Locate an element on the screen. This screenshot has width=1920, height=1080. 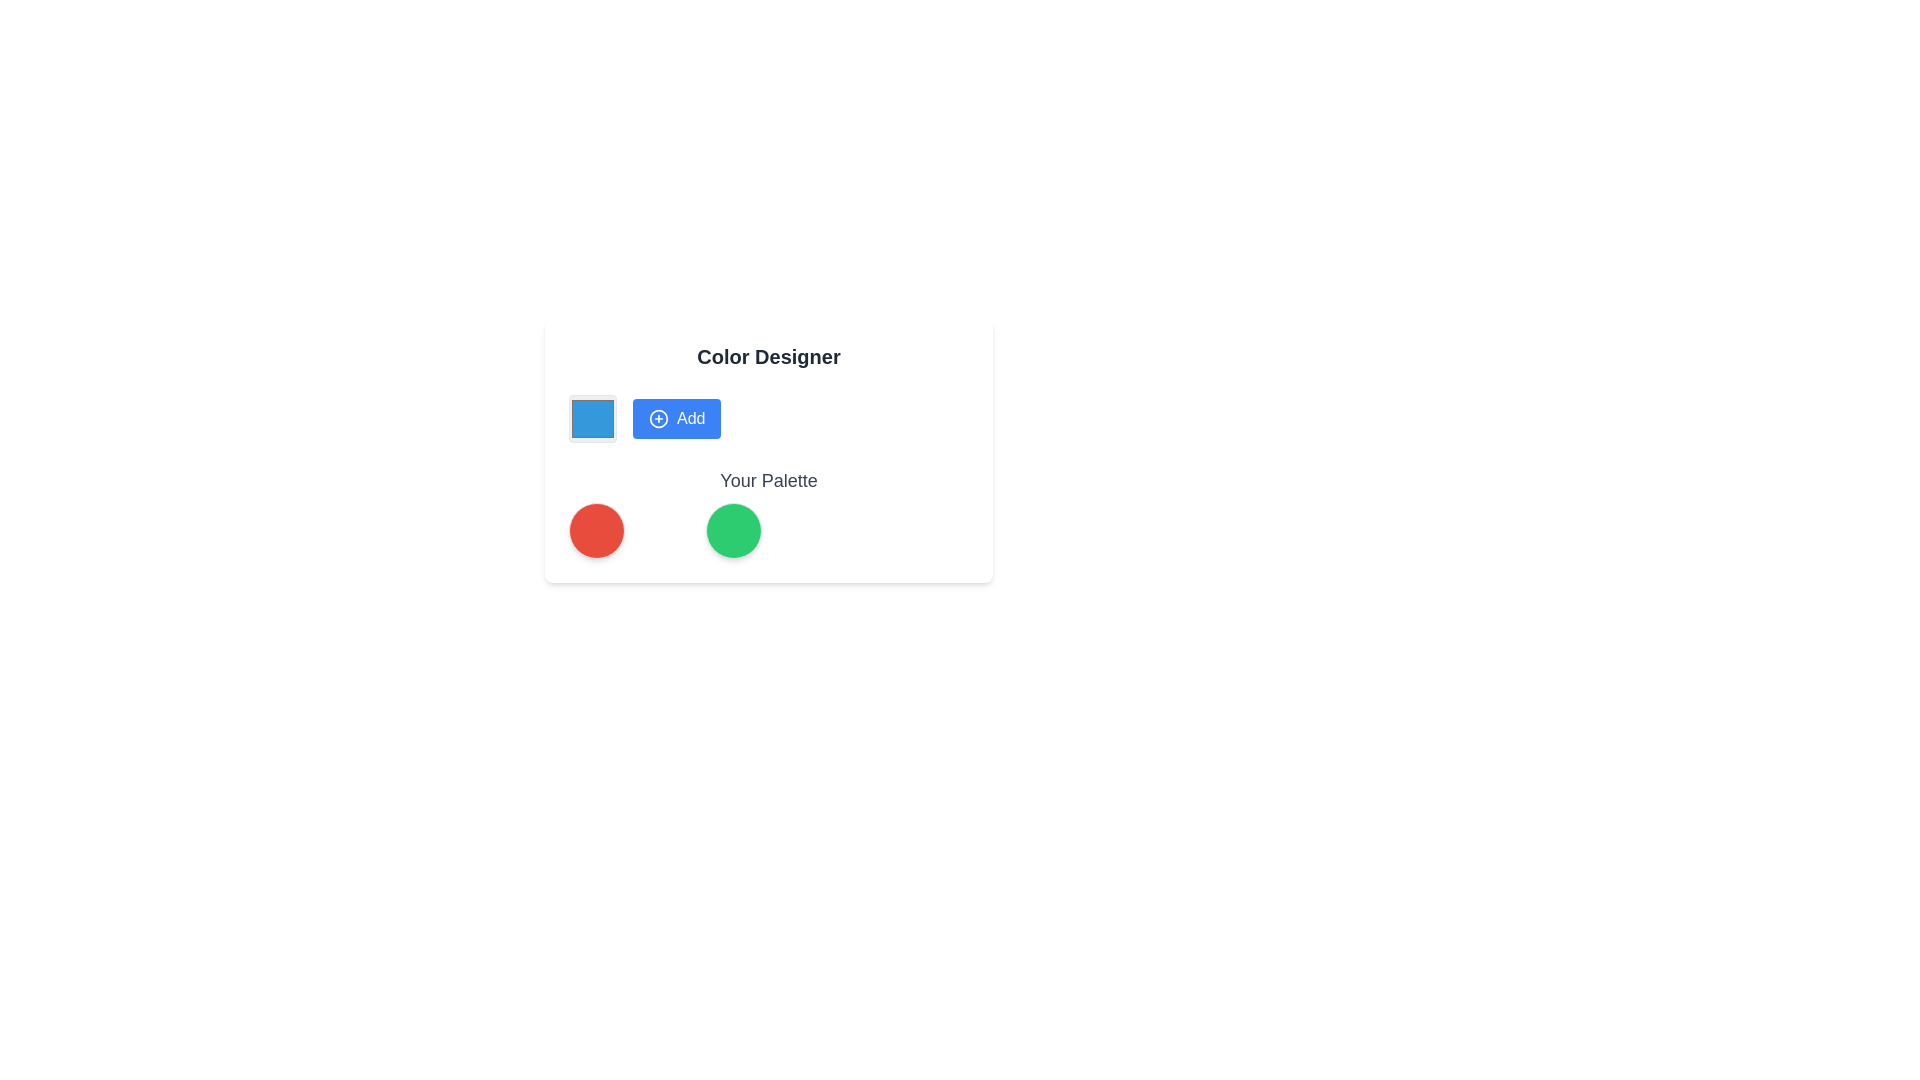
the circular blue 'Add' icon with a plus sign in its center, located near the upper-center part of the 'Color Designer' card is located at coordinates (658, 418).